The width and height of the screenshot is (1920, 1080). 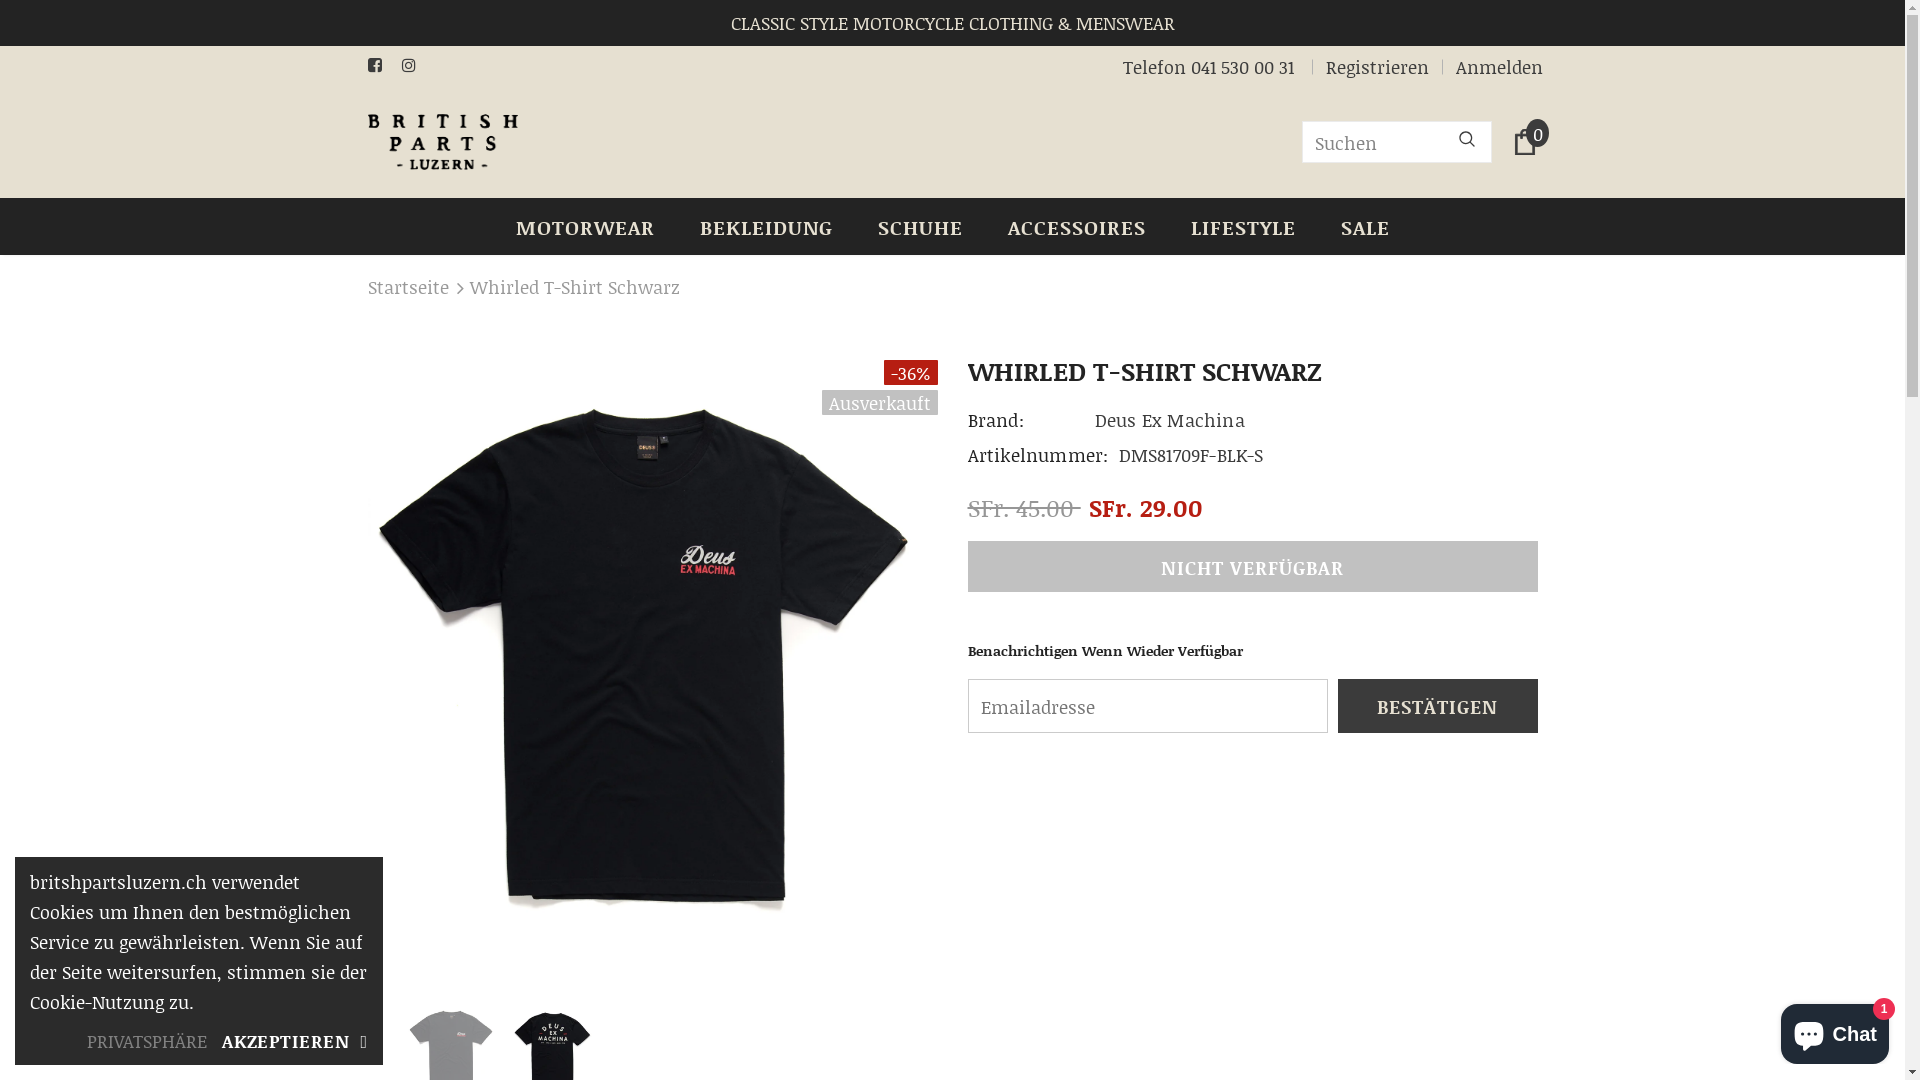 I want to click on 'Deus Ex Machina', so click(x=1170, y=419).